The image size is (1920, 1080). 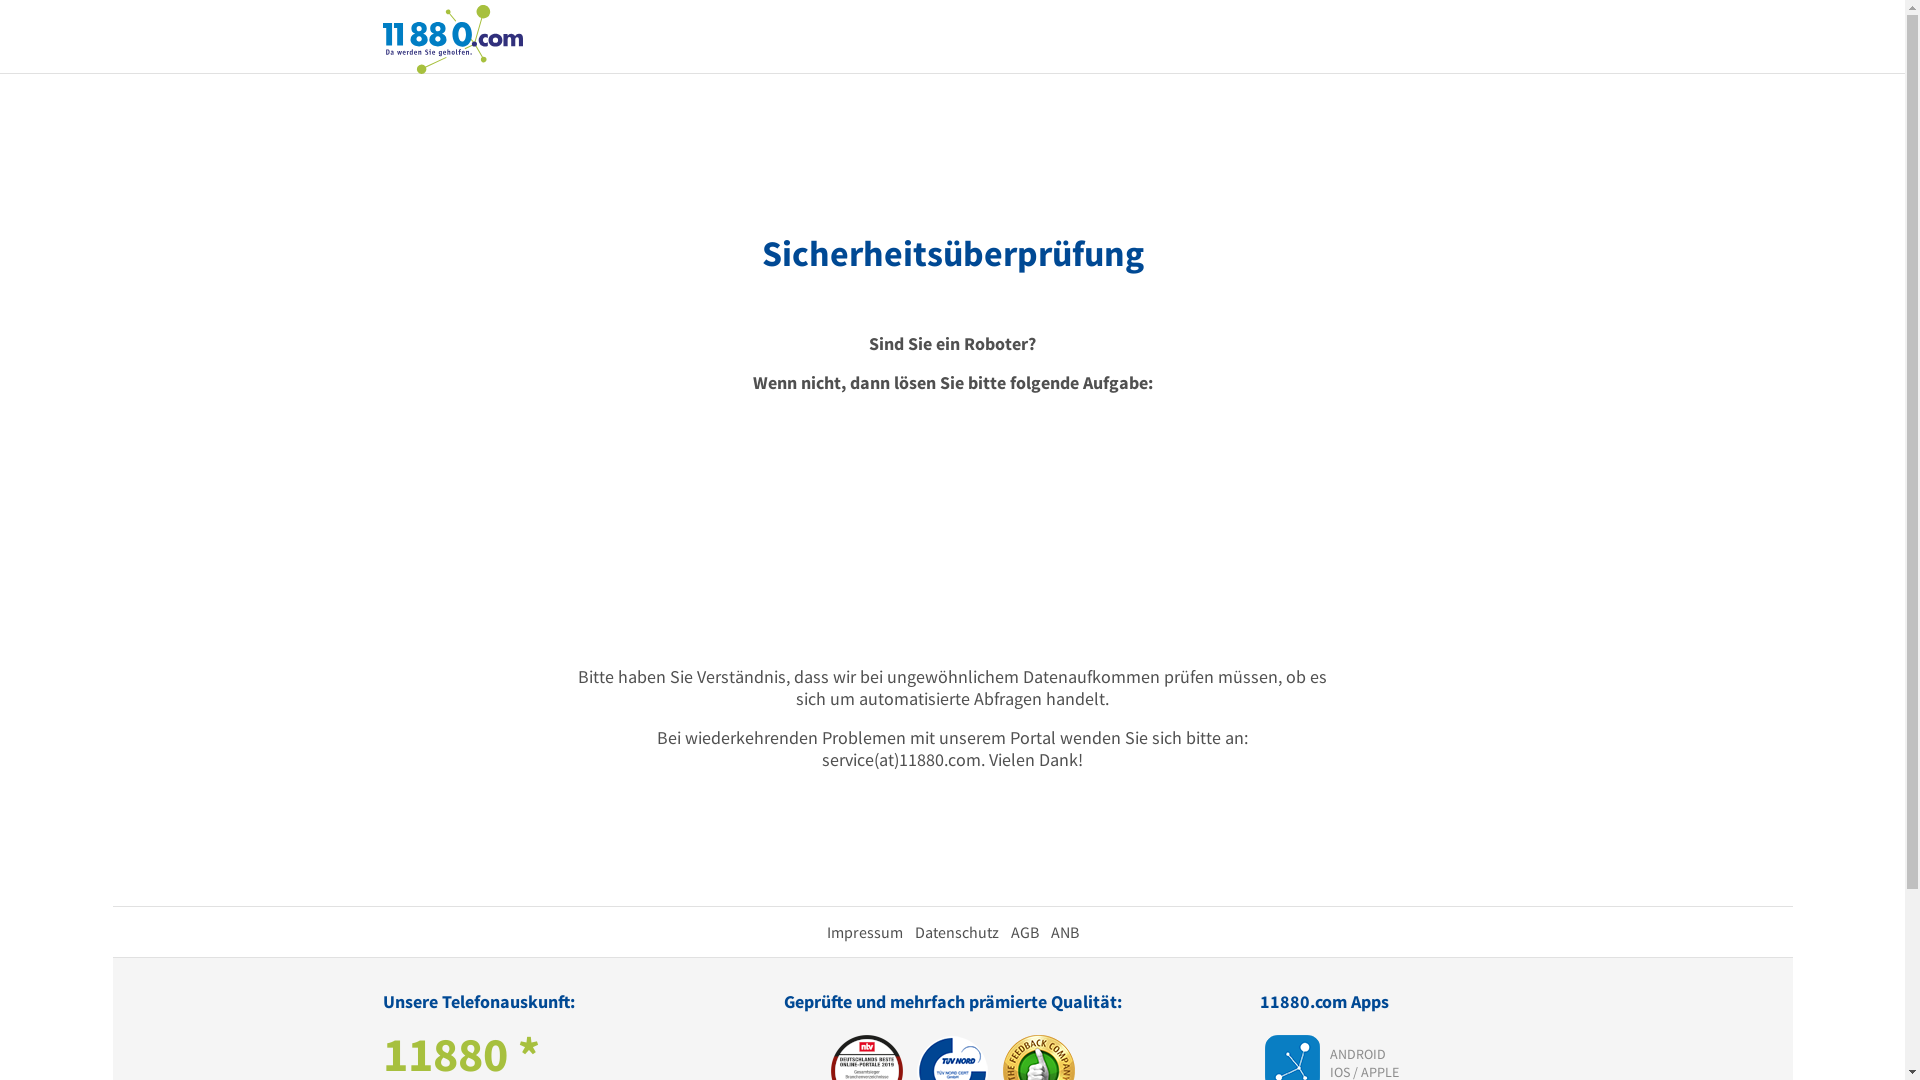 What do you see at coordinates (1063, 932) in the screenshot?
I see `'ANB'` at bounding box center [1063, 932].